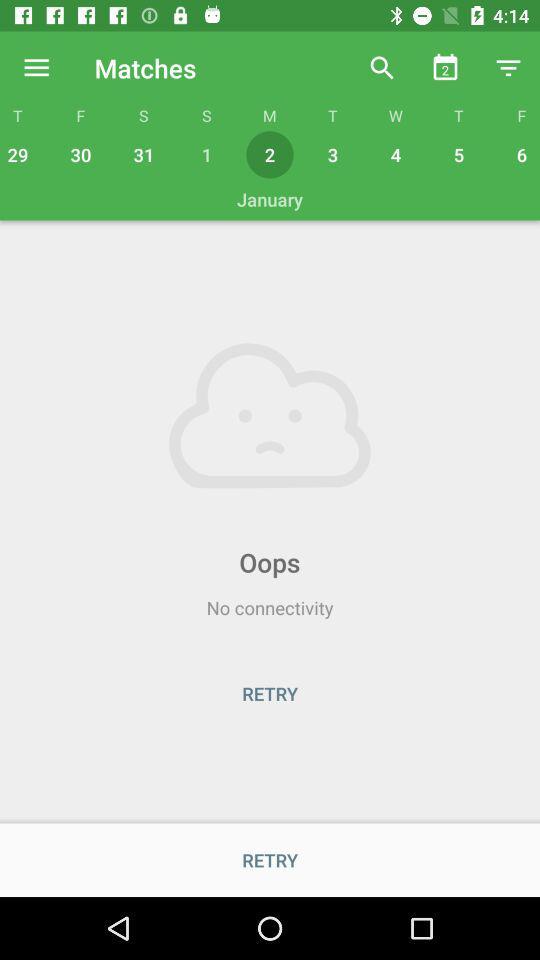 The height and width of the screenshot is (960, 540). What do you see at coordinates (19, 153) in the screenshot?
I see `the icon below the t item` at bounding box center [19, 153].